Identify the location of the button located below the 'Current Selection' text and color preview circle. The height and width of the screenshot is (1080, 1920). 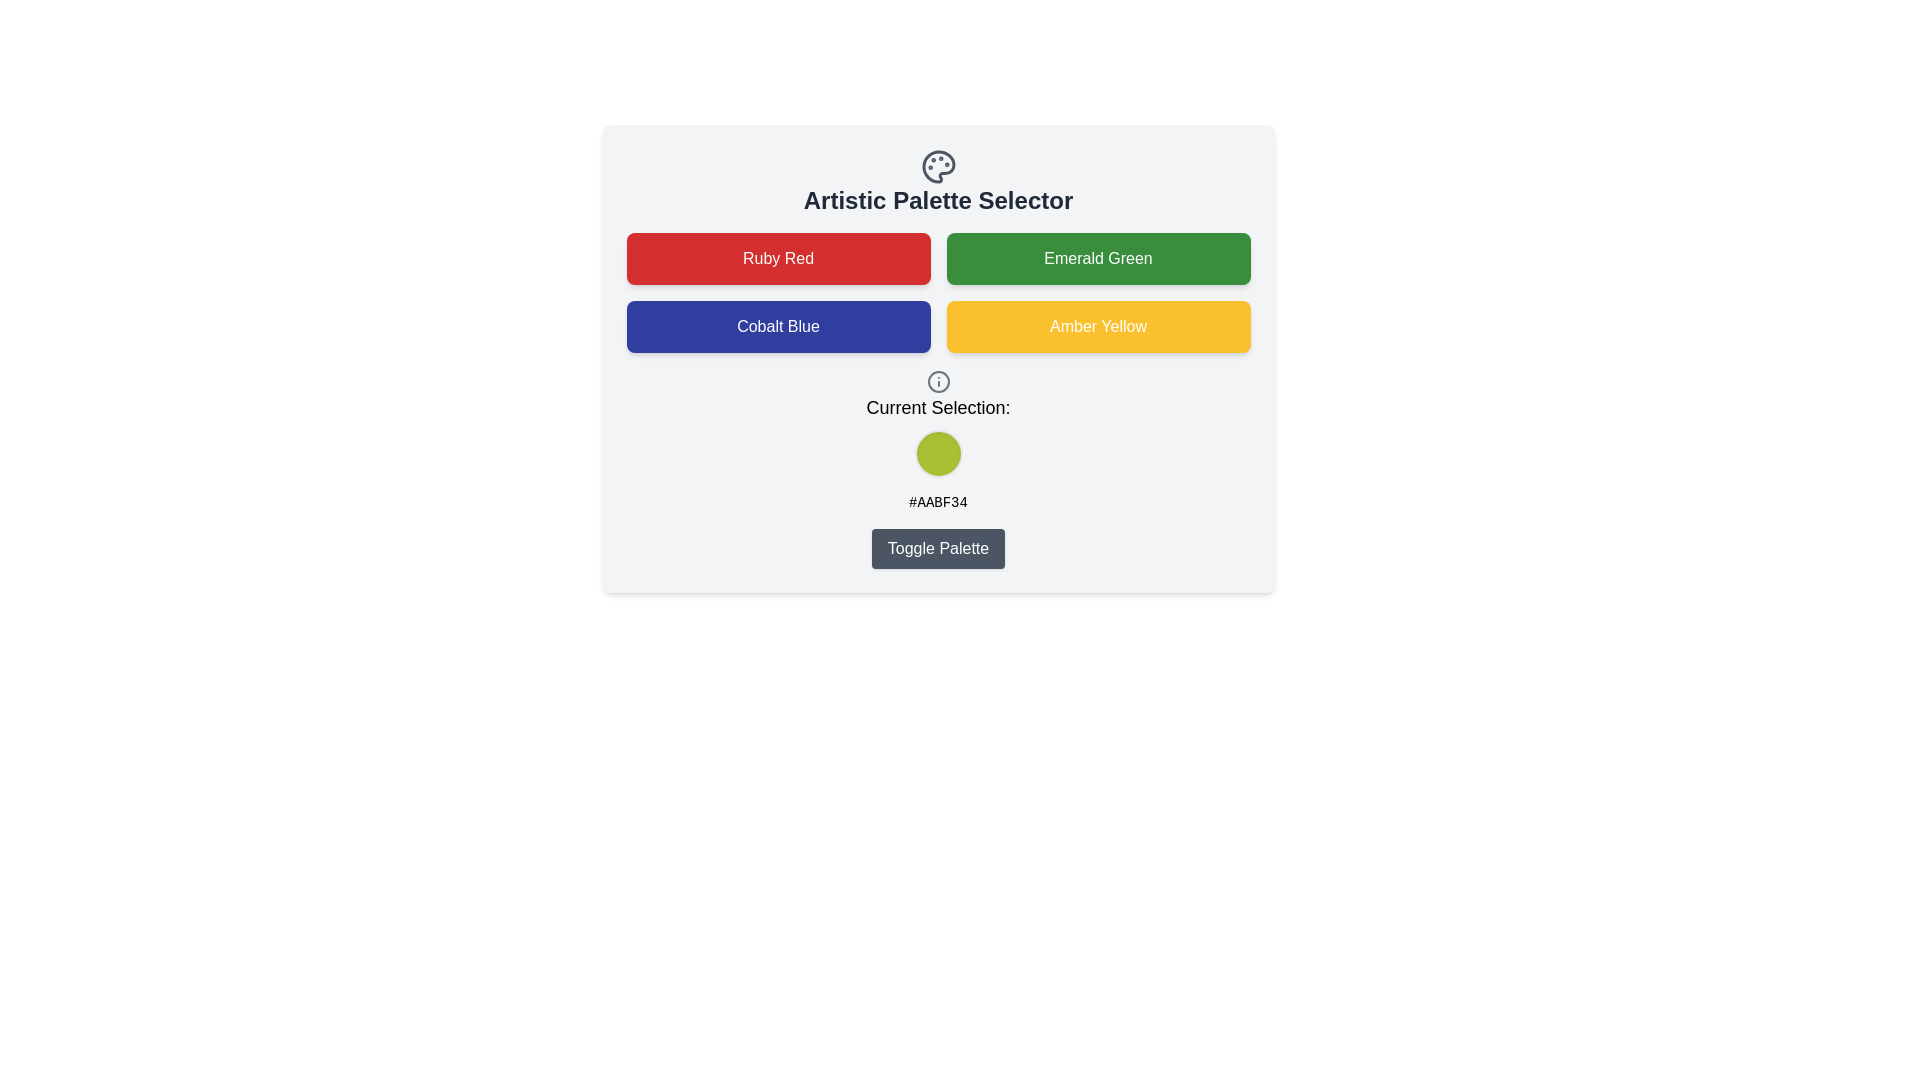
(937, 548).